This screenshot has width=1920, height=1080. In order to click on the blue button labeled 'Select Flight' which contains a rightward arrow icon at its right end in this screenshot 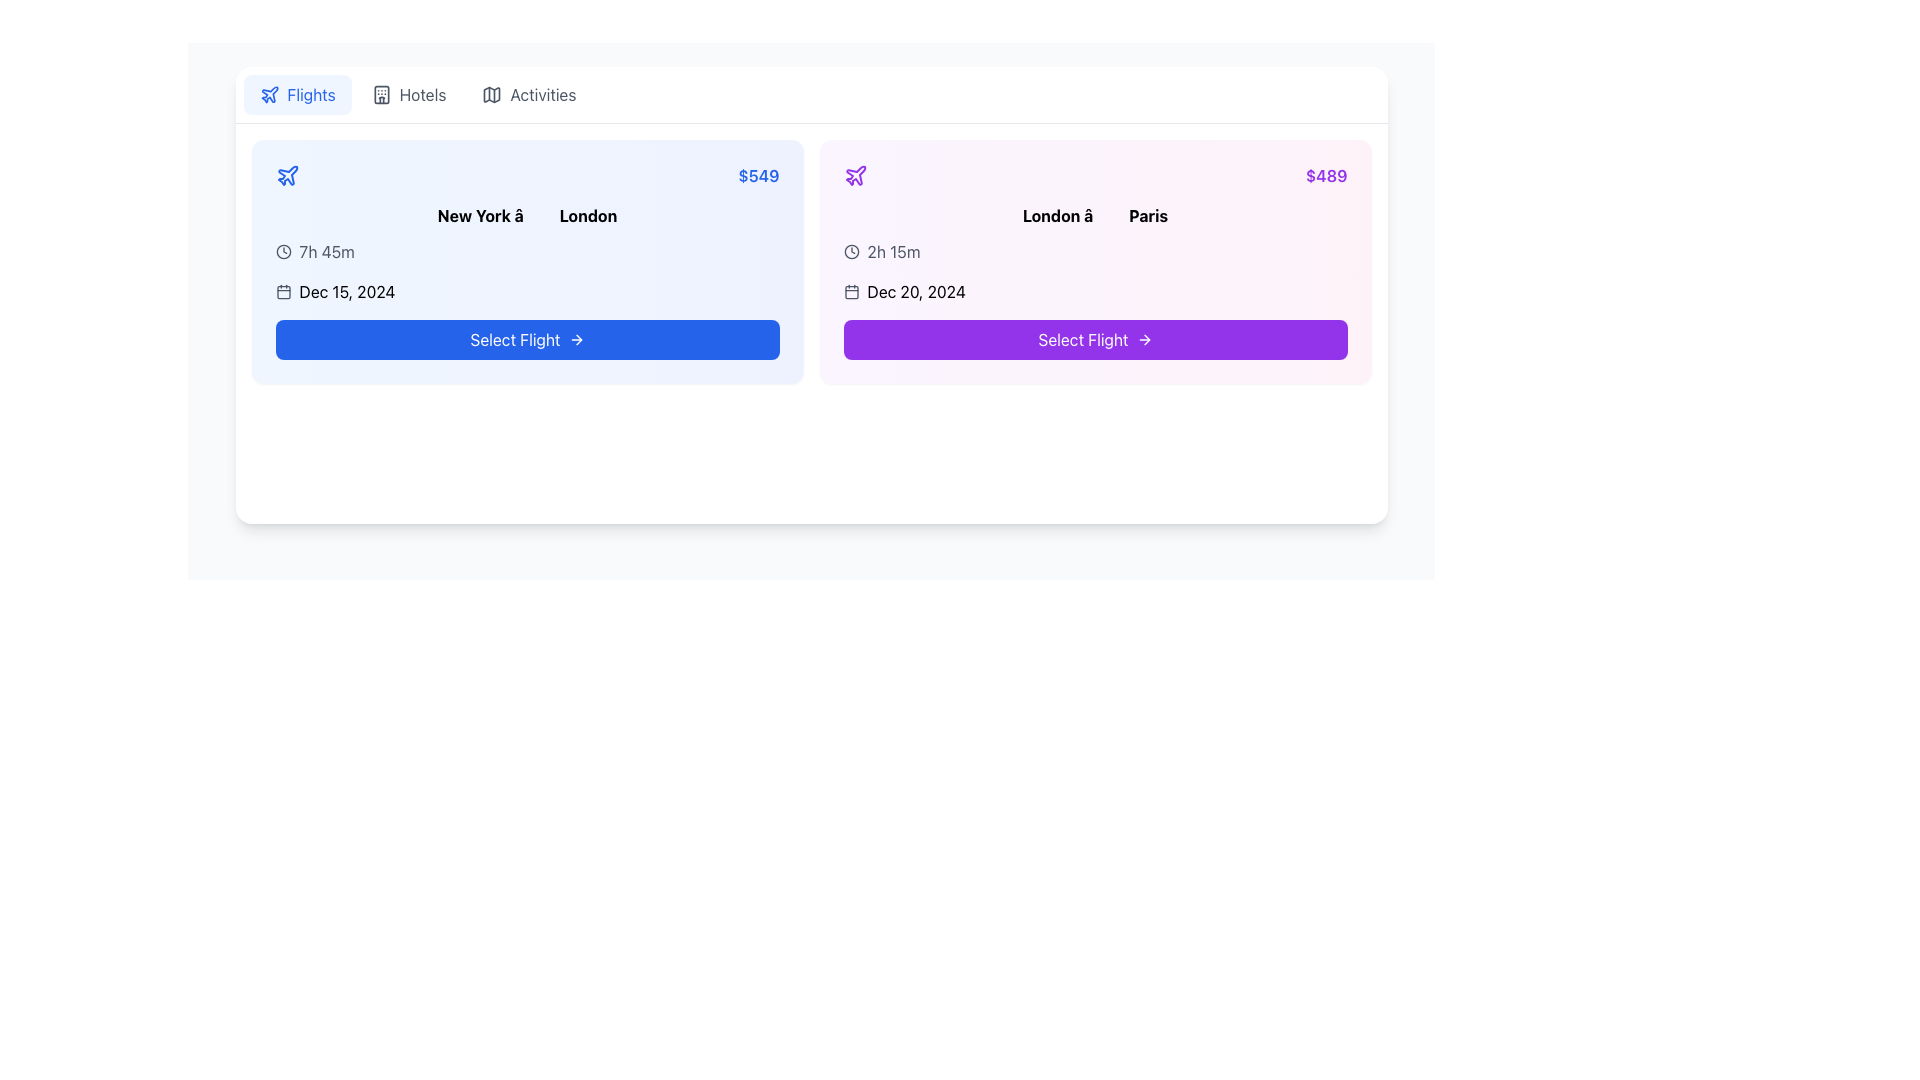, I will do `click(575, 338)`.